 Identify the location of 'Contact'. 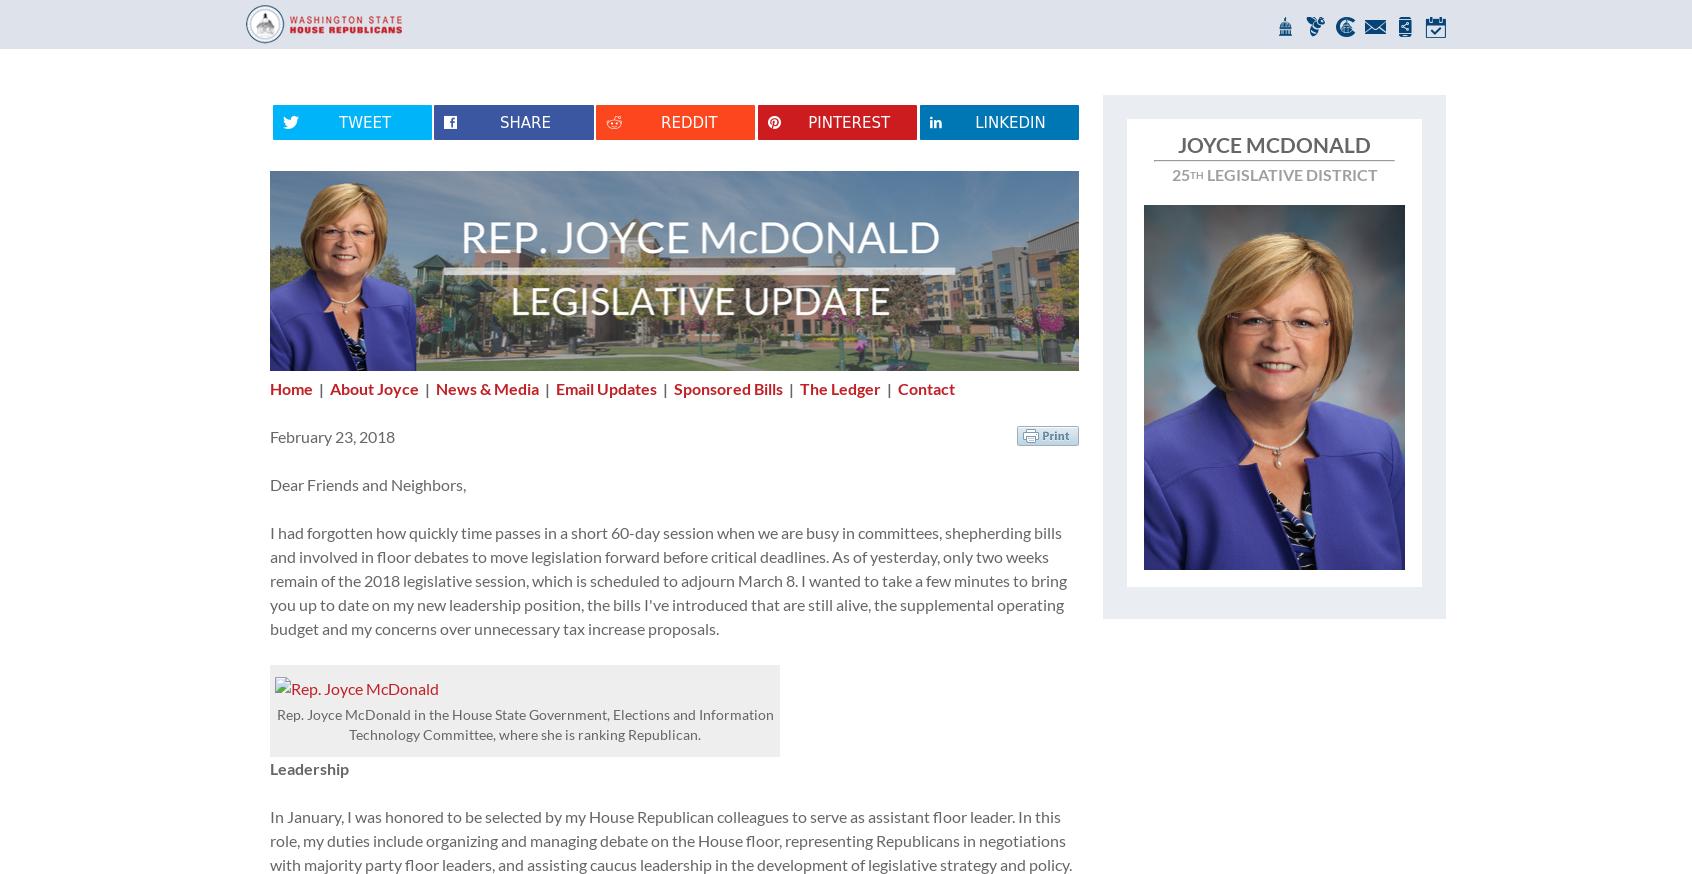
(926, 388).